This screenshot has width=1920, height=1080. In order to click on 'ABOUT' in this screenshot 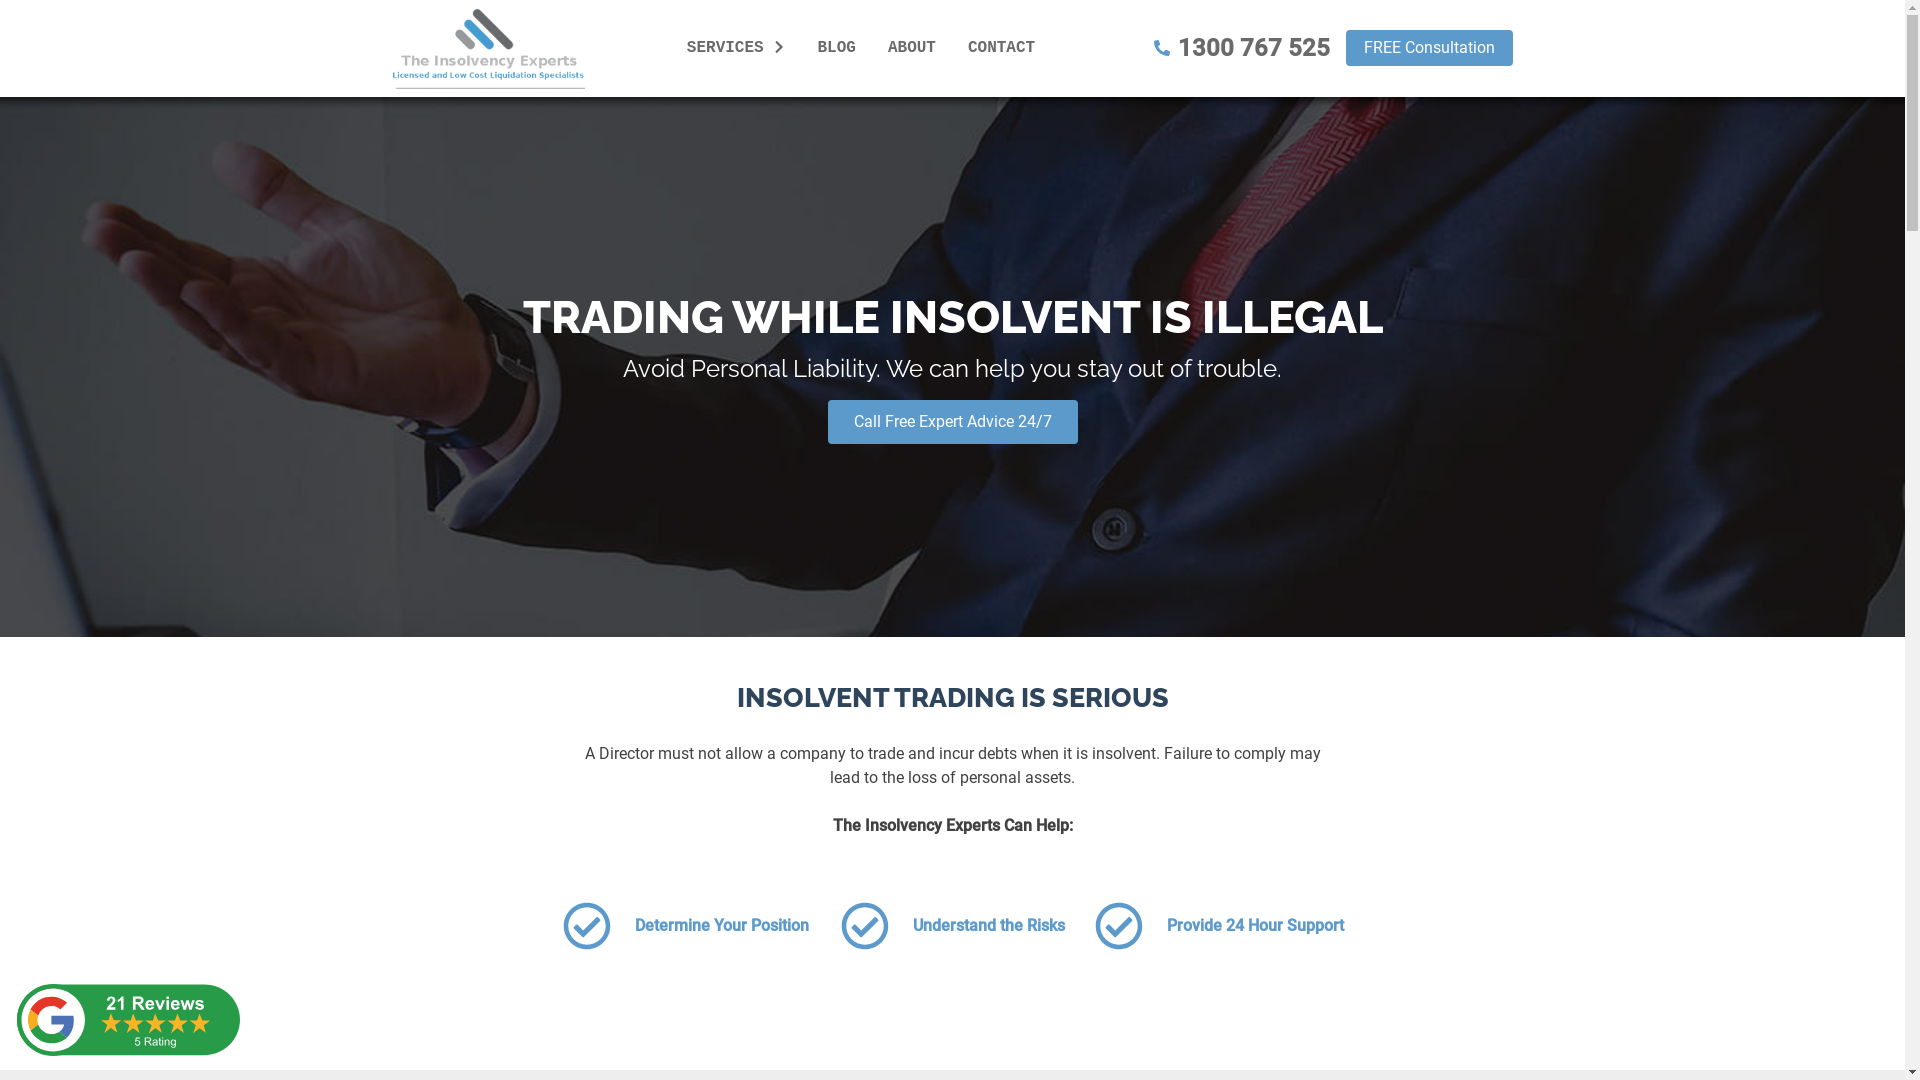, I will do `click(911, 46)`.